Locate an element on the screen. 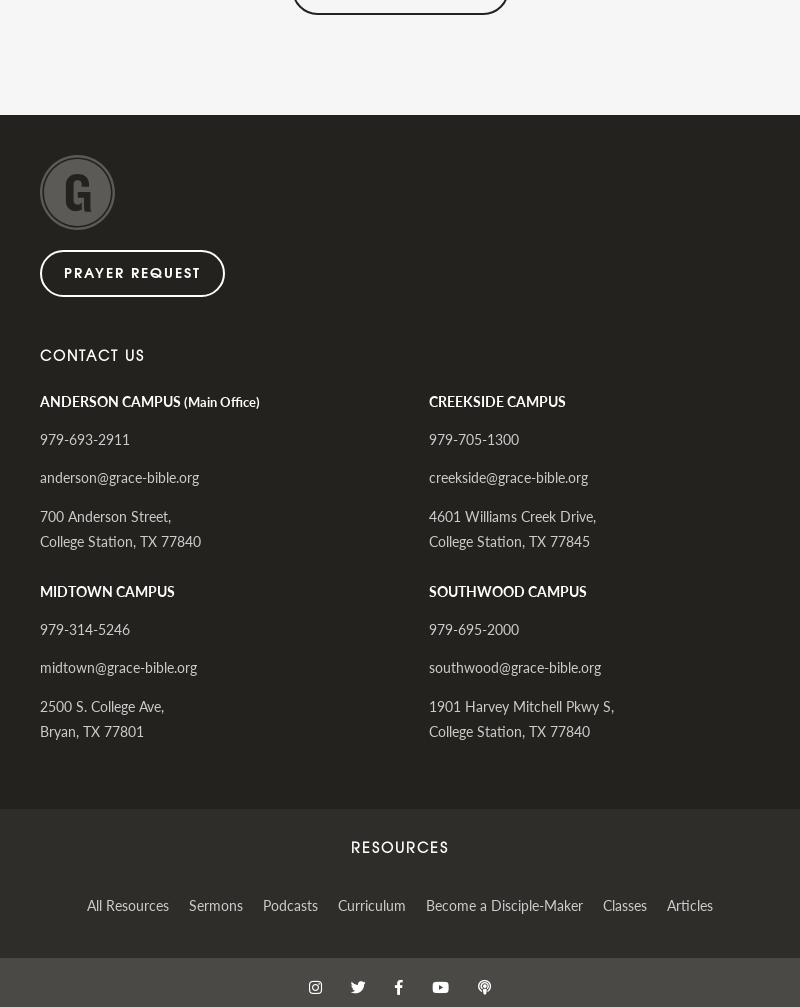 The height and width of the screenshot is (1007, 800). '979-314-5246' is located at coordinates (85, 627).